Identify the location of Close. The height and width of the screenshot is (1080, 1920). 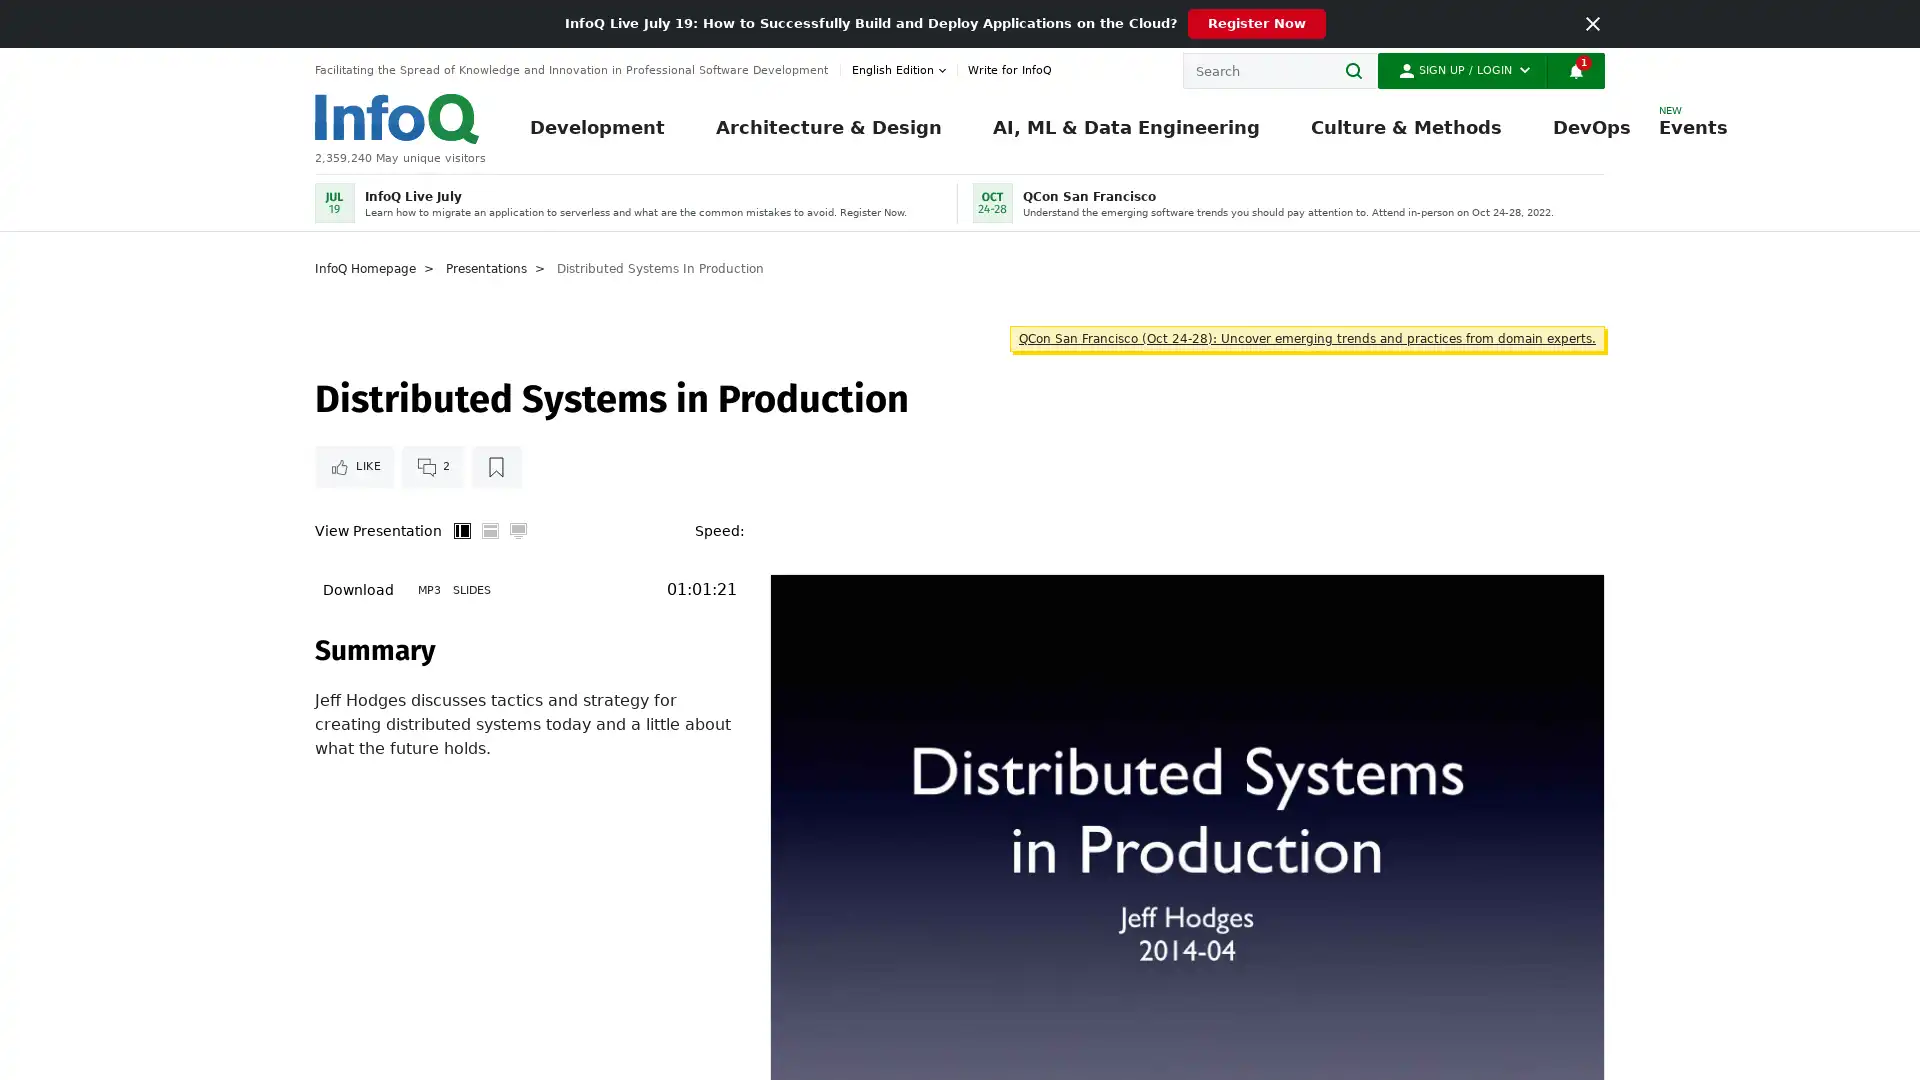
(1592, 23).